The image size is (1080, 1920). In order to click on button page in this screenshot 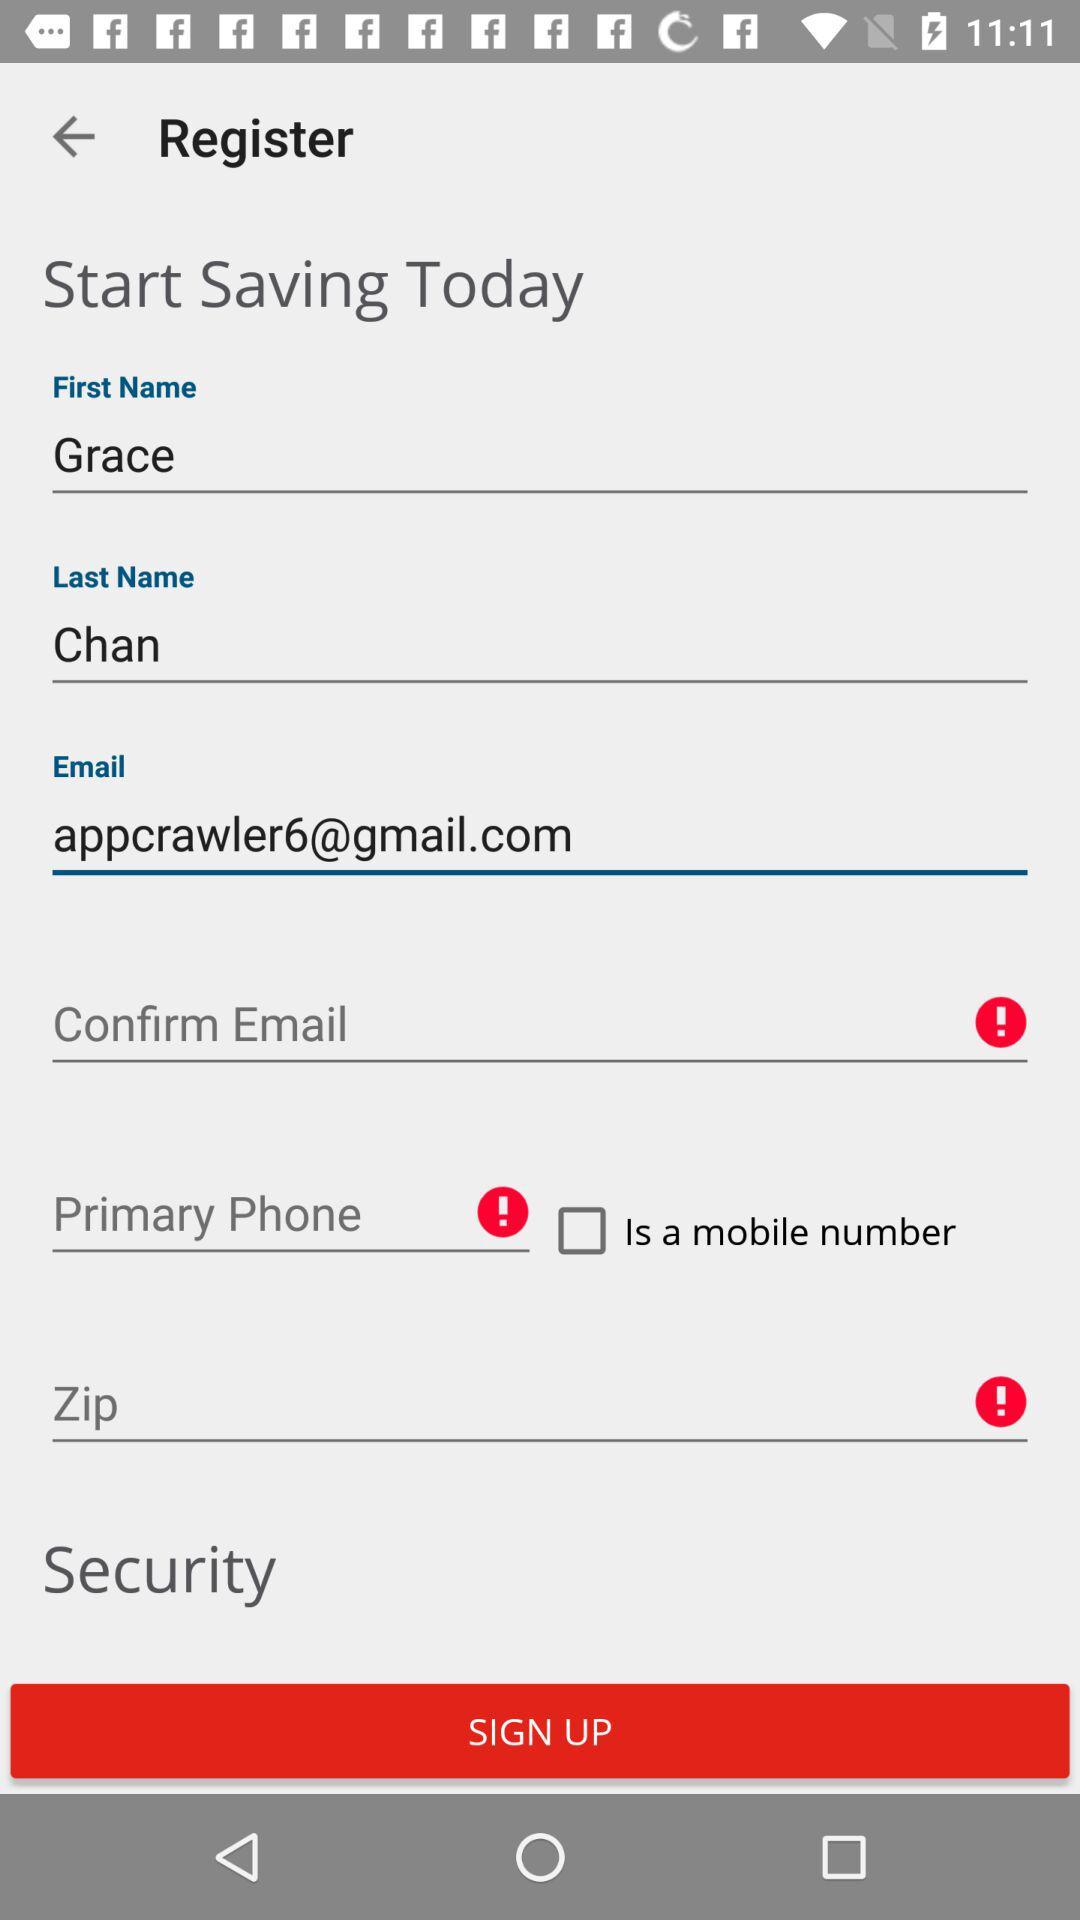, I will do `click(290, 1212)`.